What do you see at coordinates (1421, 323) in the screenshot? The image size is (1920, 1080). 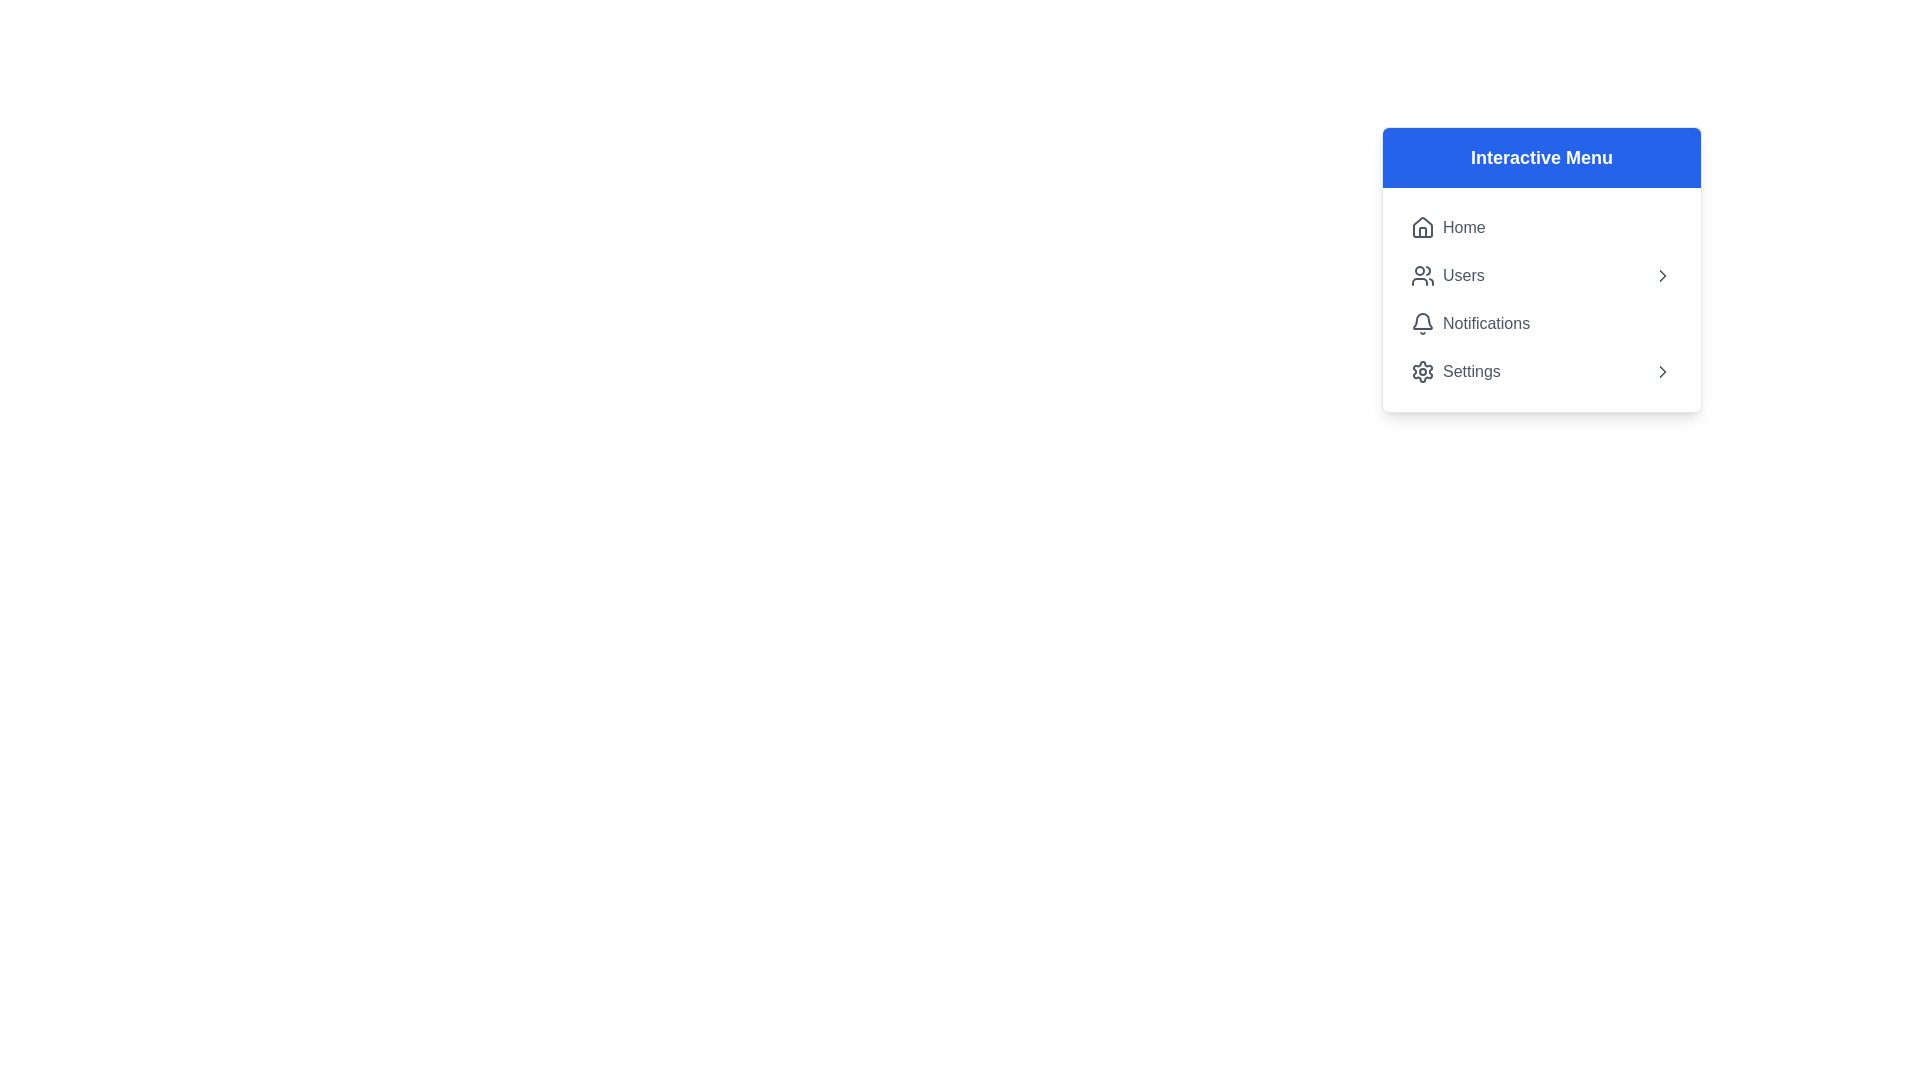 I see `the gray bell-shaped icon next to the 'Notifications' text in the menu list` at bounding box center [1421, 323].